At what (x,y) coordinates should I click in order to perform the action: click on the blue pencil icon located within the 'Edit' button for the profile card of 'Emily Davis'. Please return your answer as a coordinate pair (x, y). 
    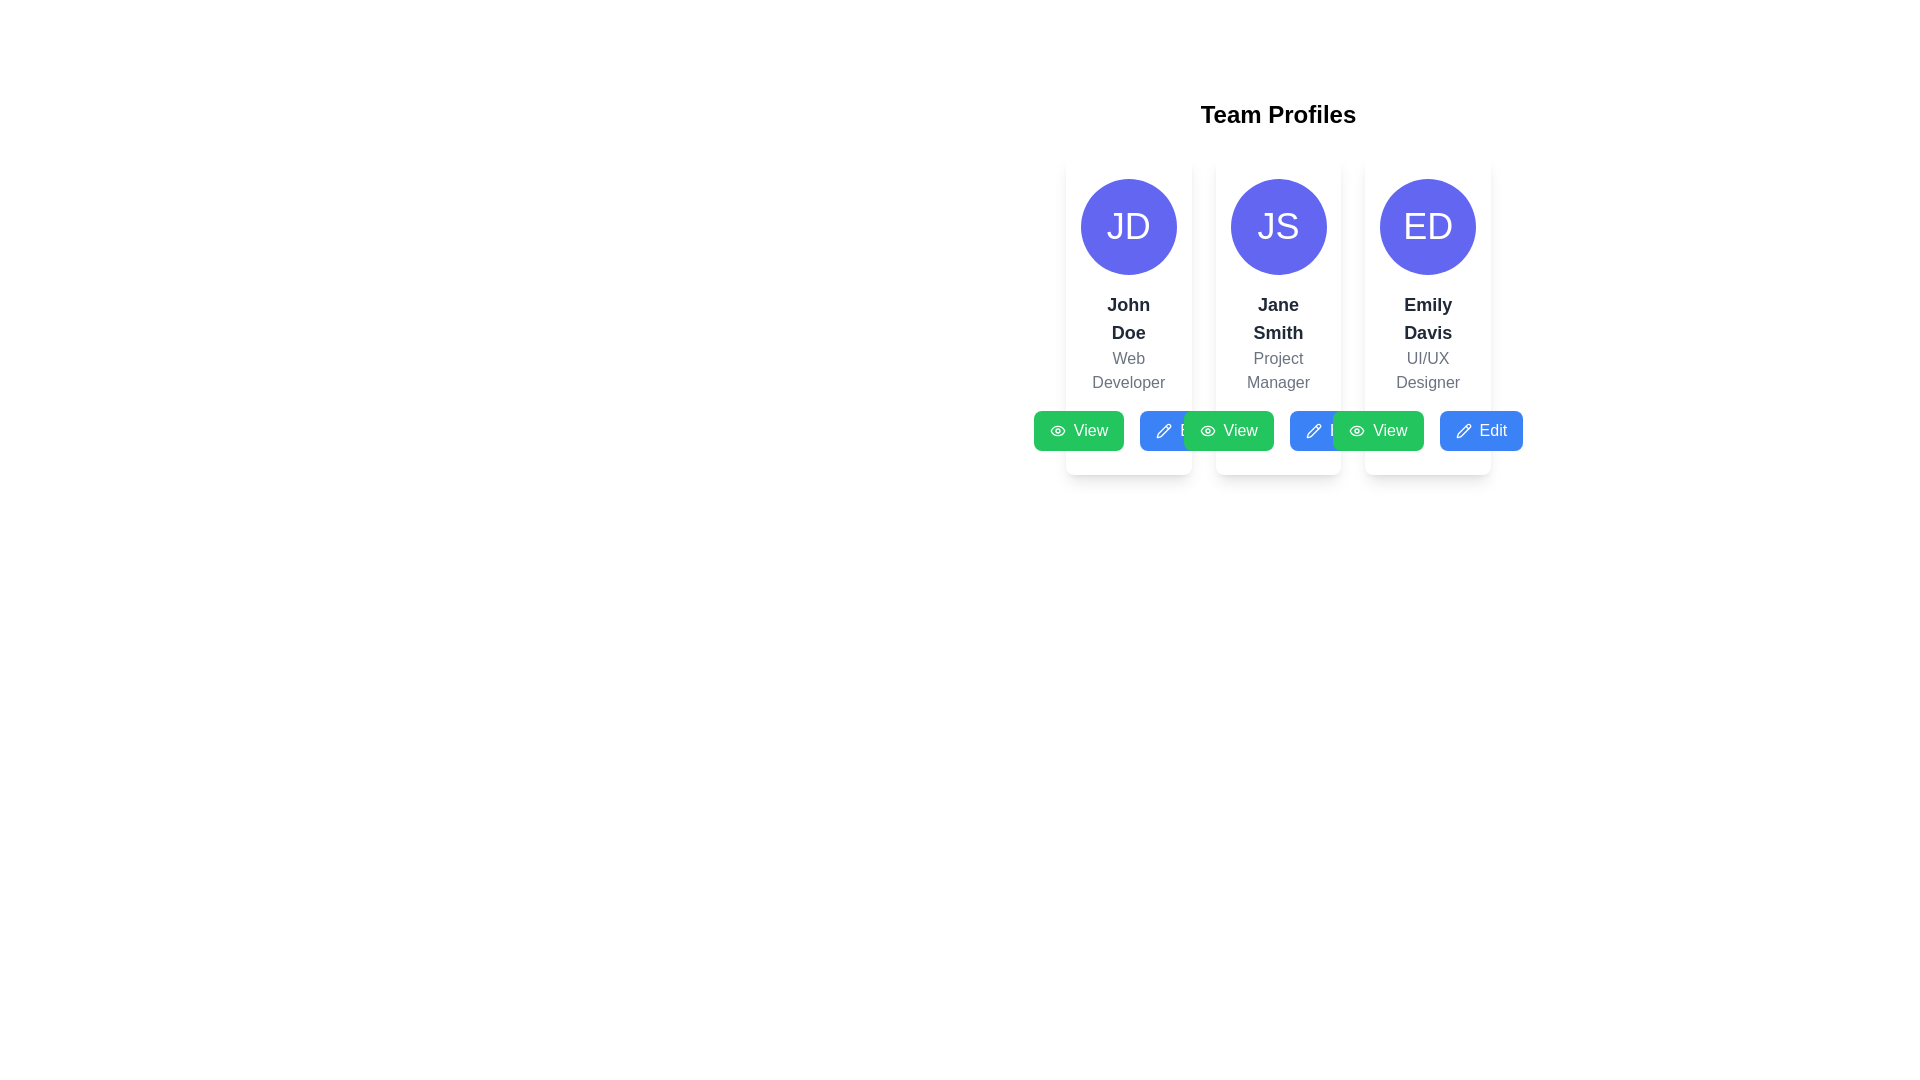
    Looking at the image, I should click on (1313, 430).